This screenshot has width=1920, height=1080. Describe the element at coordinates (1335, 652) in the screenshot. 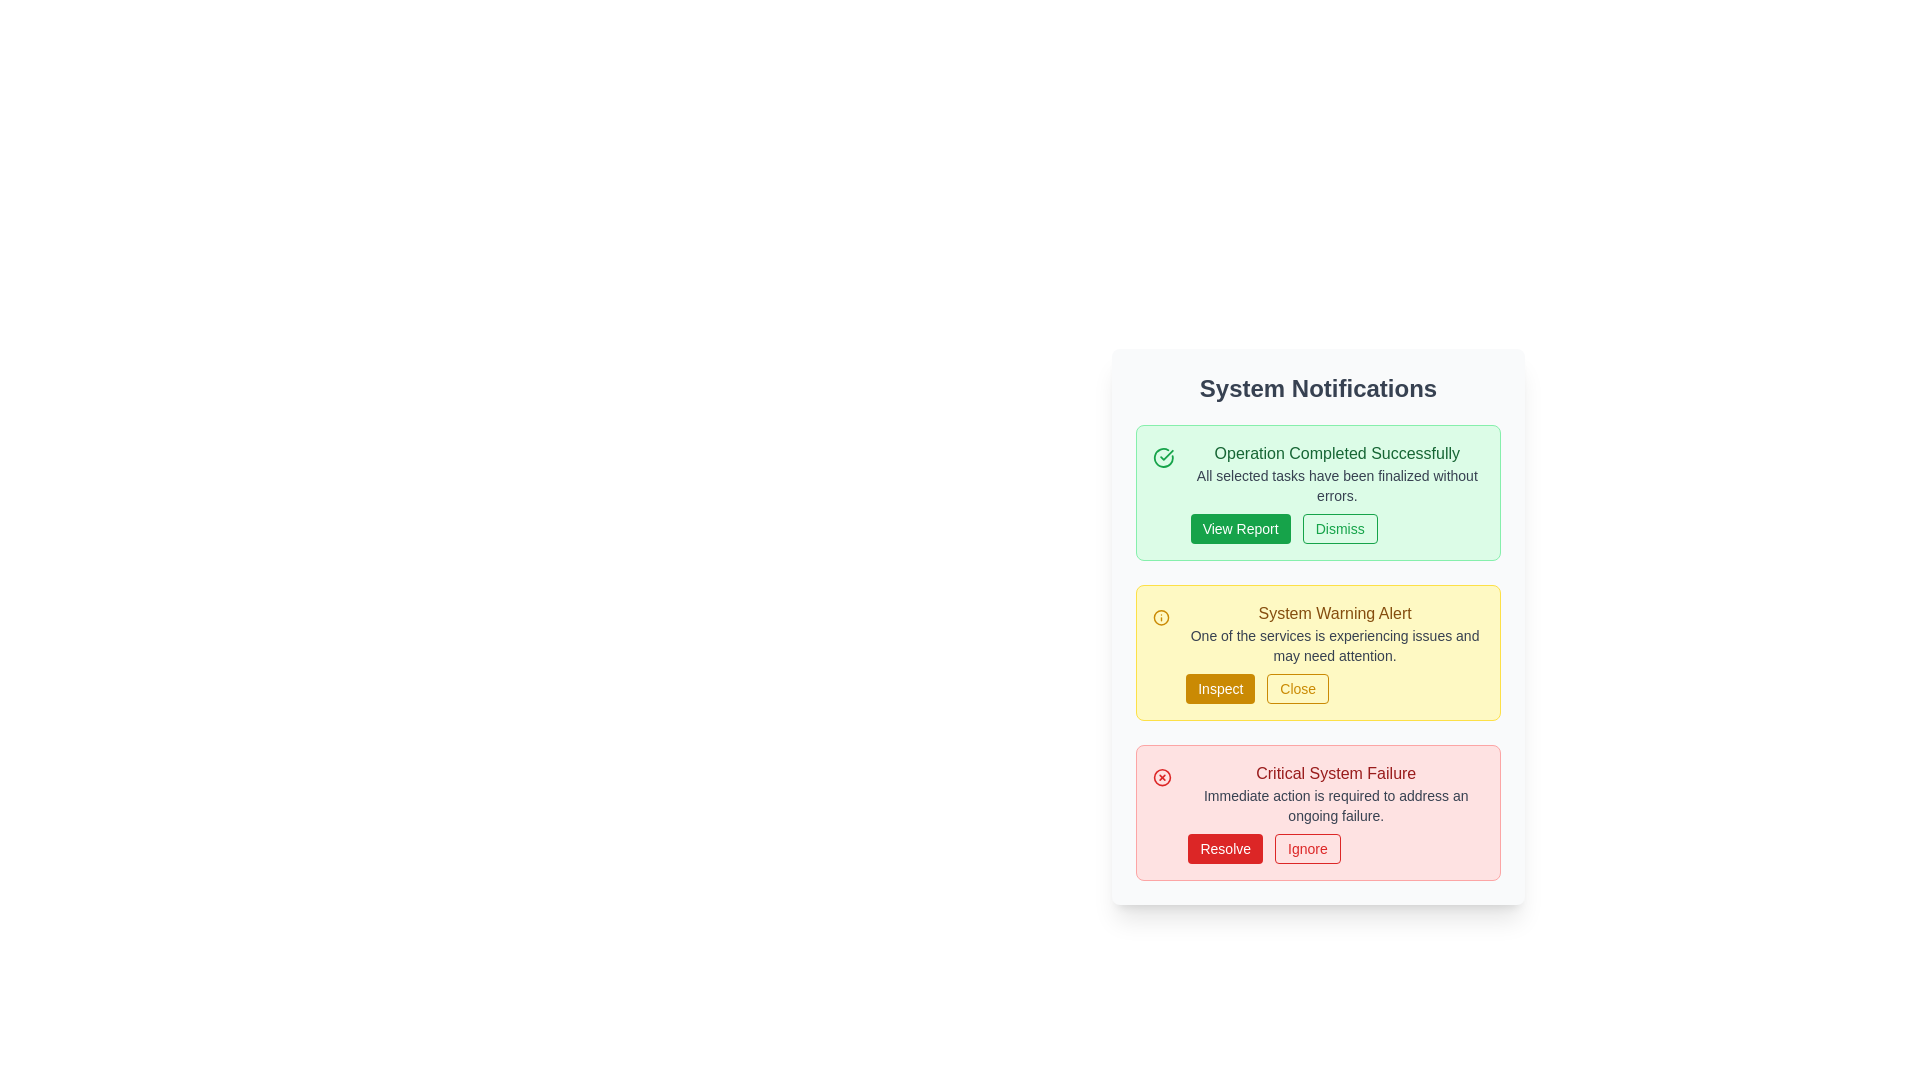

I see `the Notification component that provides a warning about an issue needing attention, positioned between a successful operation notification and a critical system failure notification` at that location.